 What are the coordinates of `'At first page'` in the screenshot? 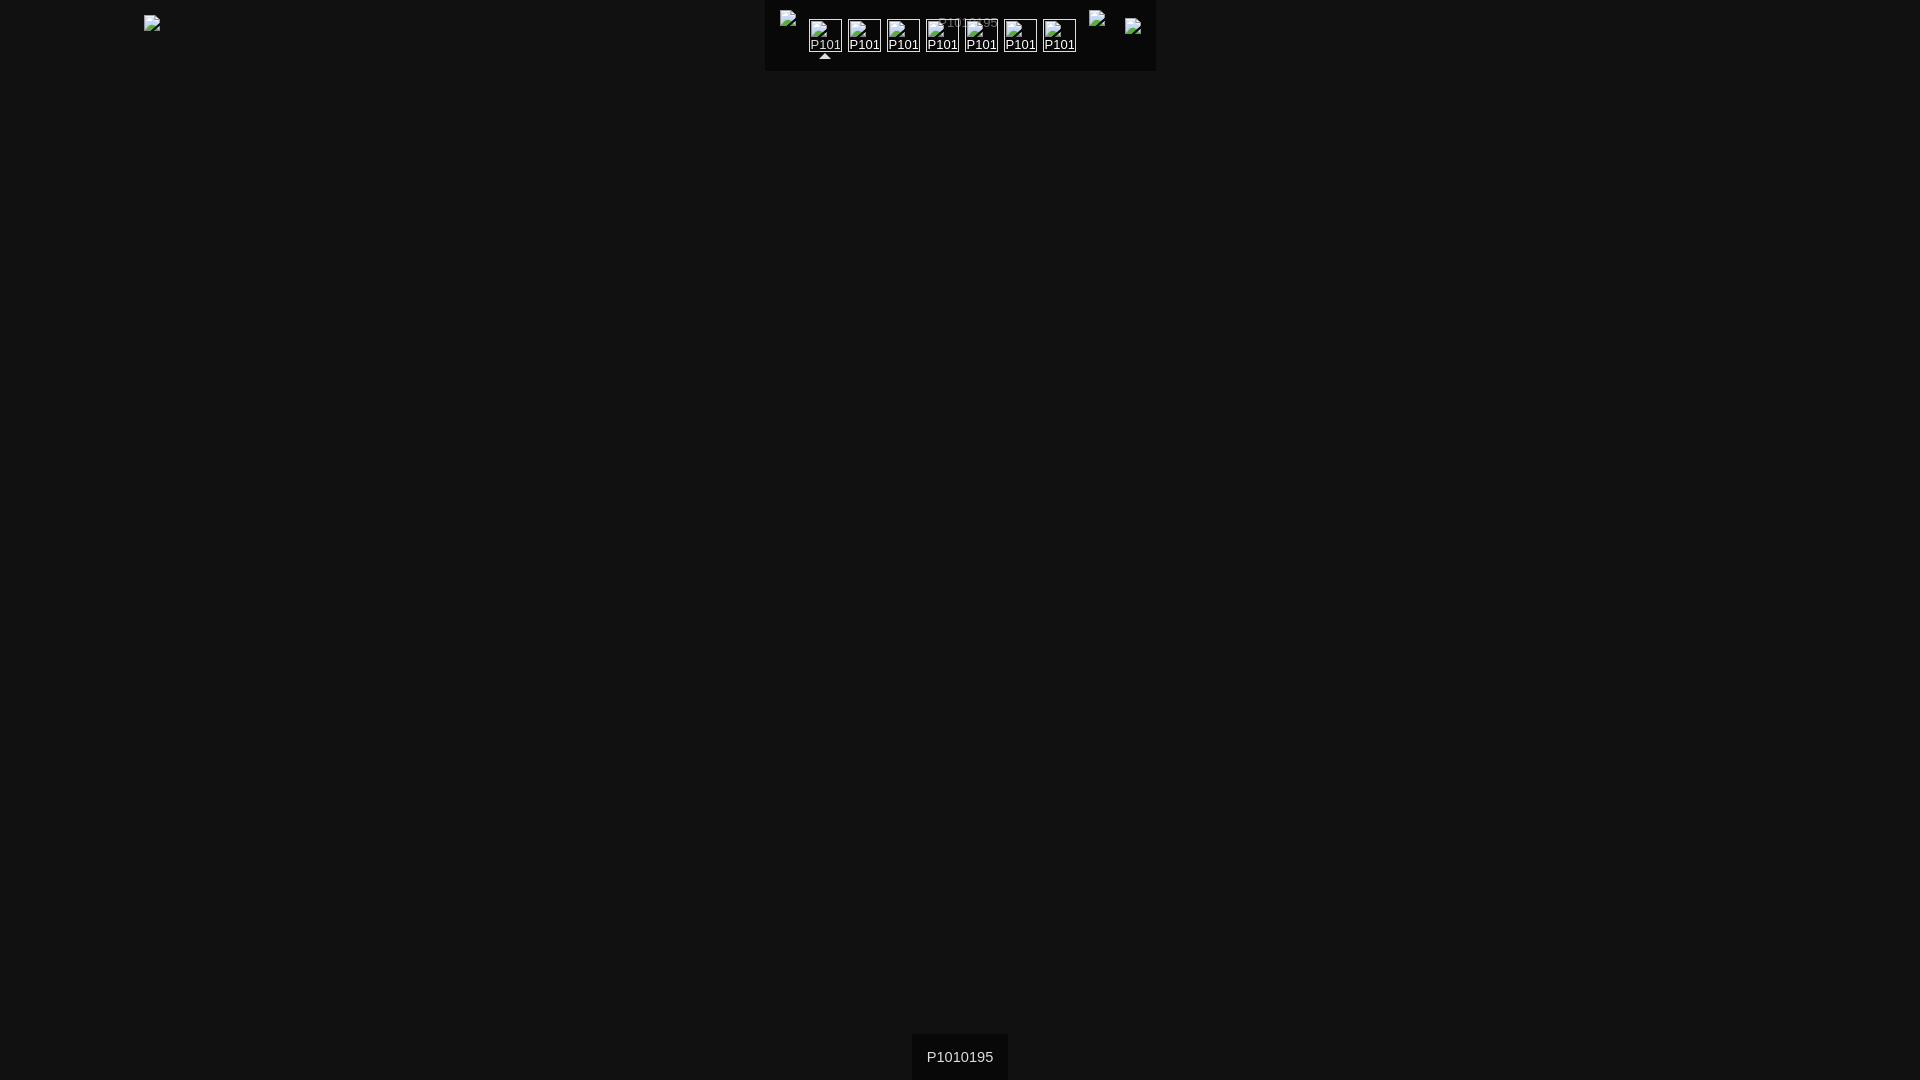 It's located at (1094, 35).